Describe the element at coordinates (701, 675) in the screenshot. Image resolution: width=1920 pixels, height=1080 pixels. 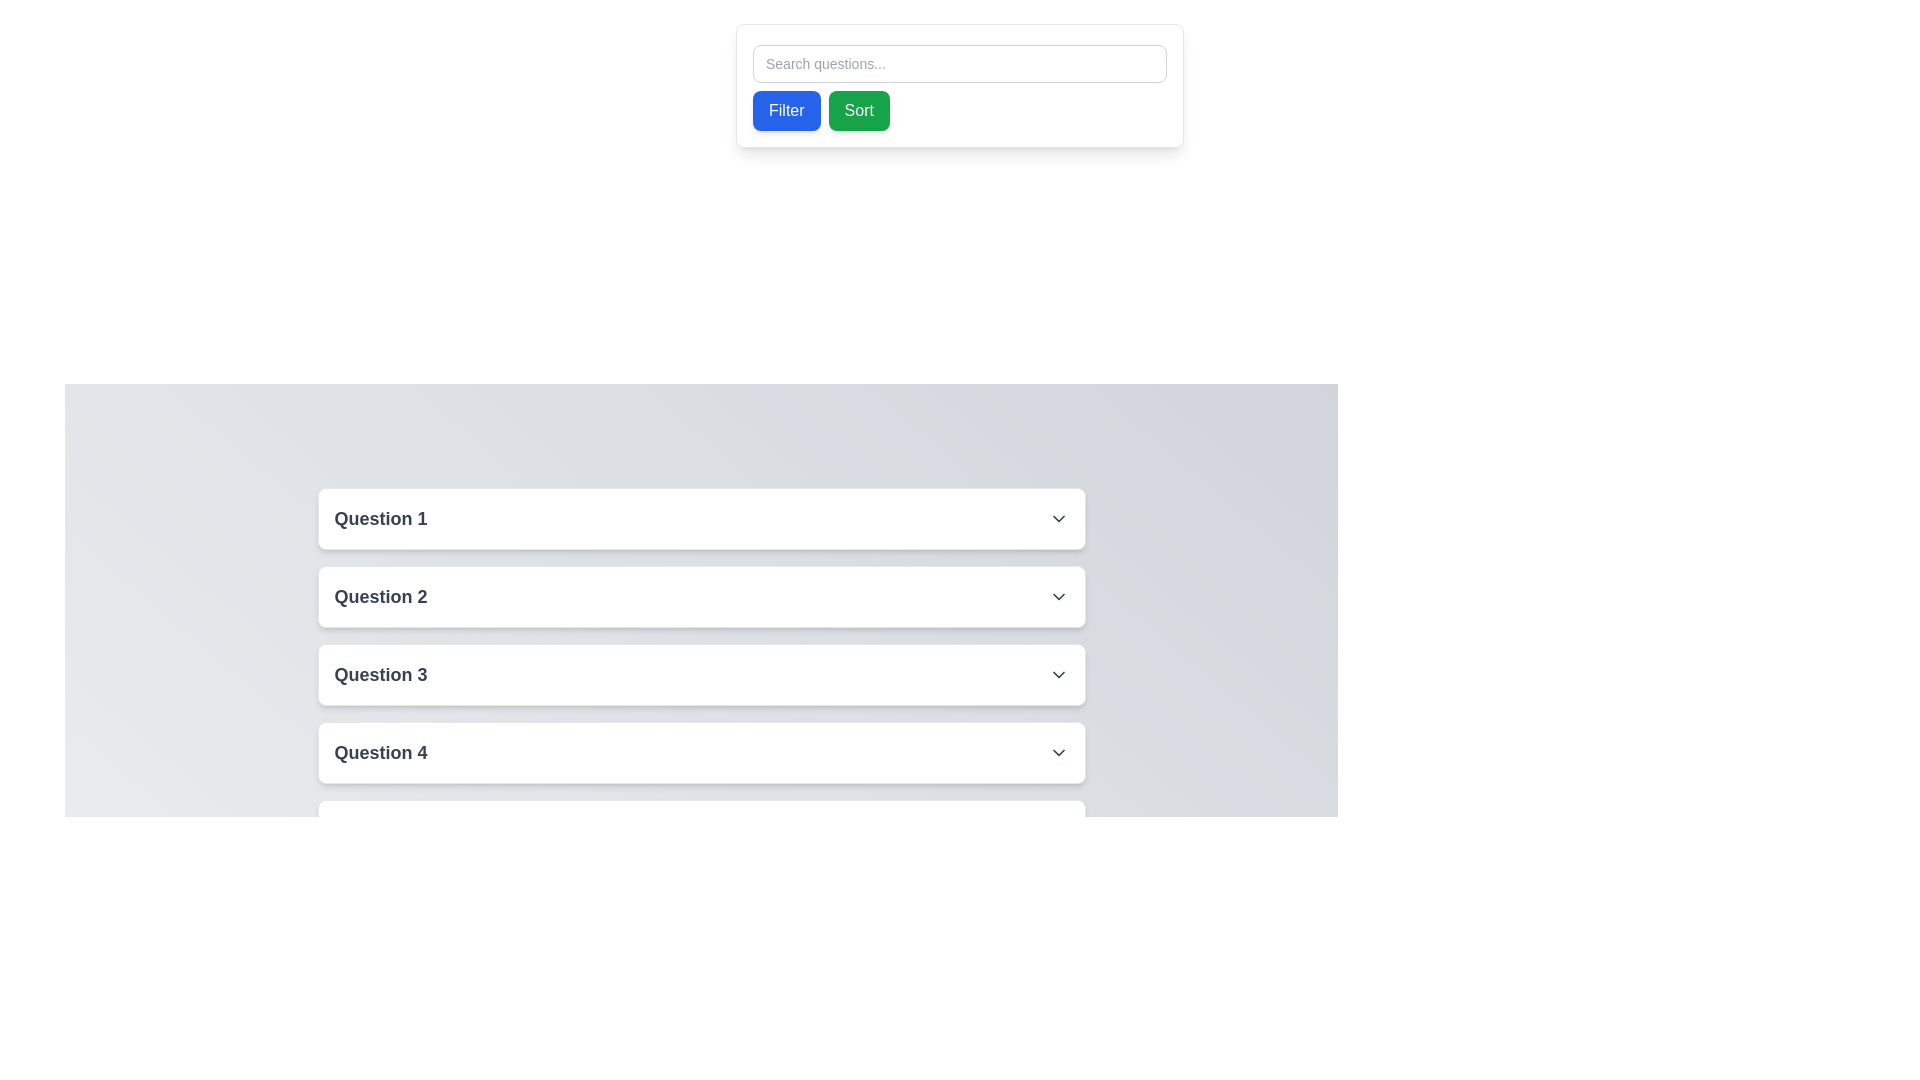
I see `the 'Question 3' dropdown list item` at that location.